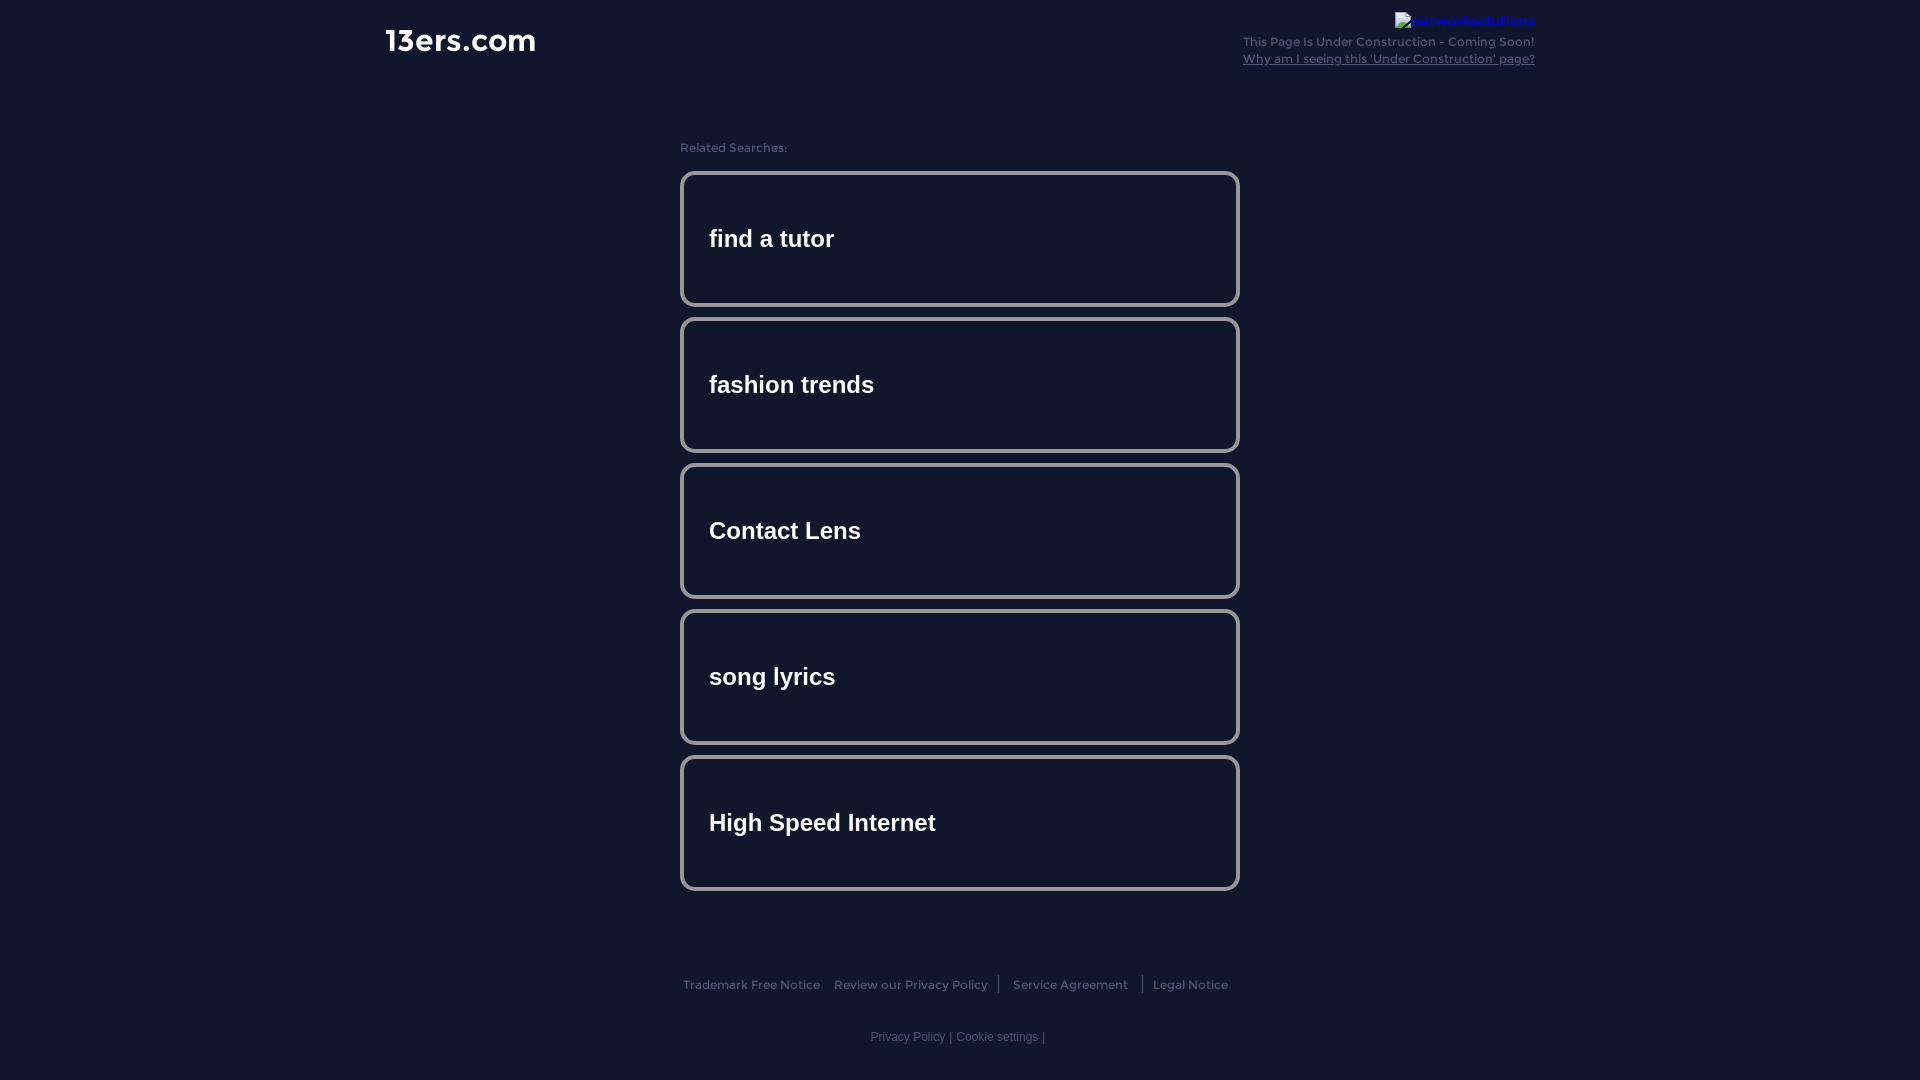 Image resolution: width=1920 pixels, height=1080 pixels. What do you see at coordinates (1387, 57) in the screenshot?
I see `'Why am I seeing this 'Under Construction' page?'` at bounding box center [1387, 57].